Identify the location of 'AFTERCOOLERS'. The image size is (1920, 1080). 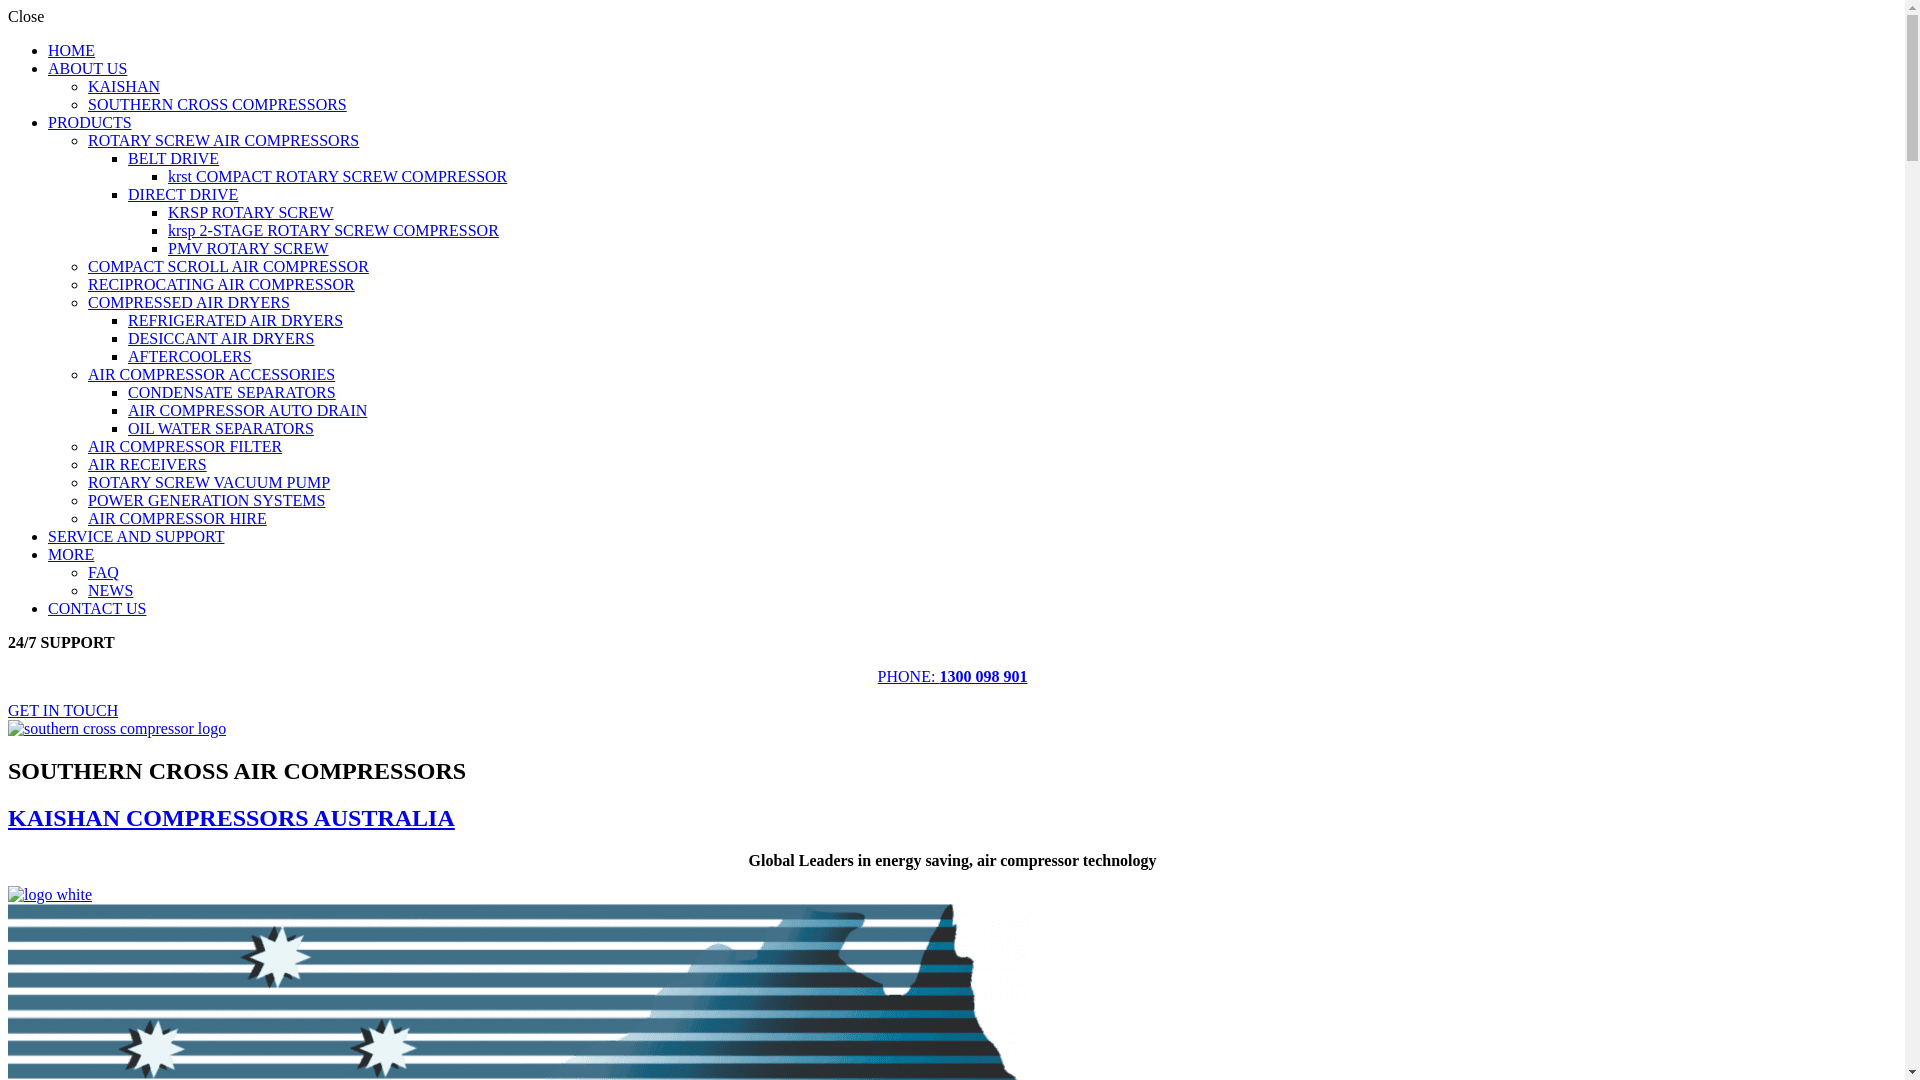
(127, 355).